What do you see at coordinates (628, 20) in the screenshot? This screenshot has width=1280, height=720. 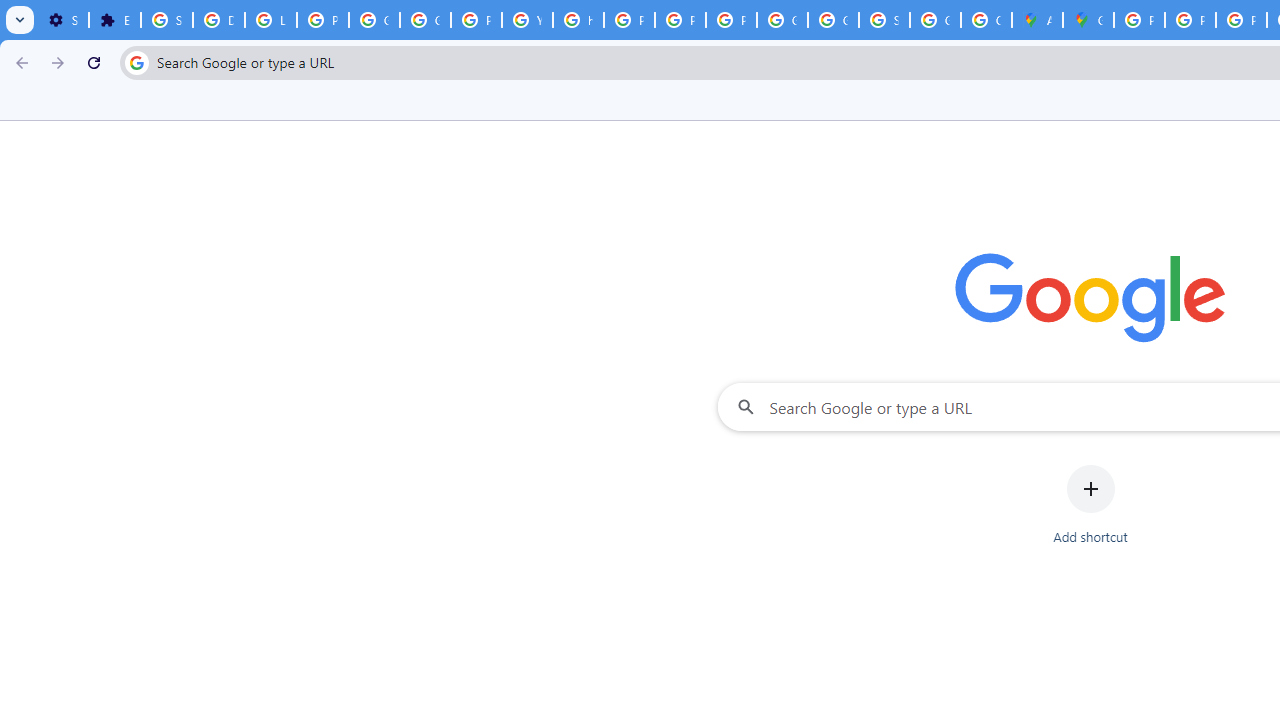 I see `'Privacy Help Center - Policies Help'` at bounding box center [628, 20].